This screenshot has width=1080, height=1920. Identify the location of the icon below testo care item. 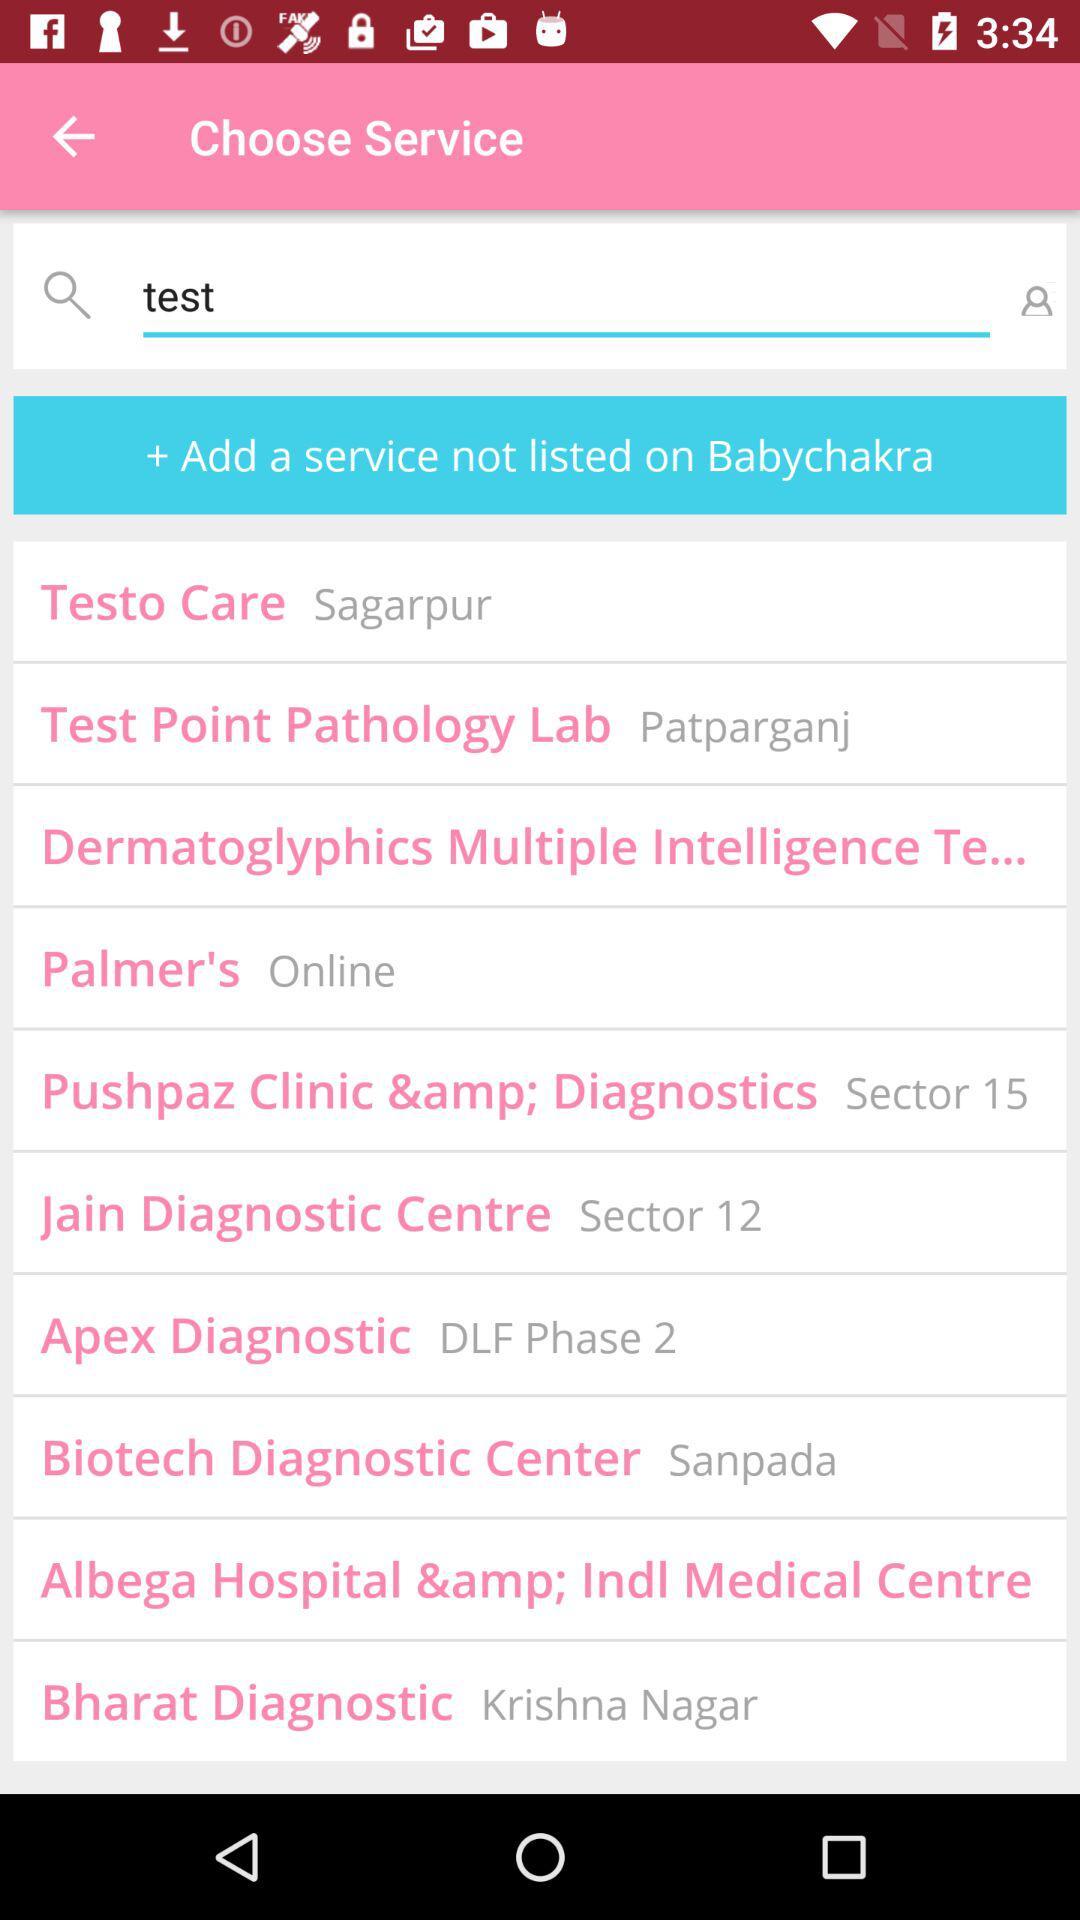
(325, 722).